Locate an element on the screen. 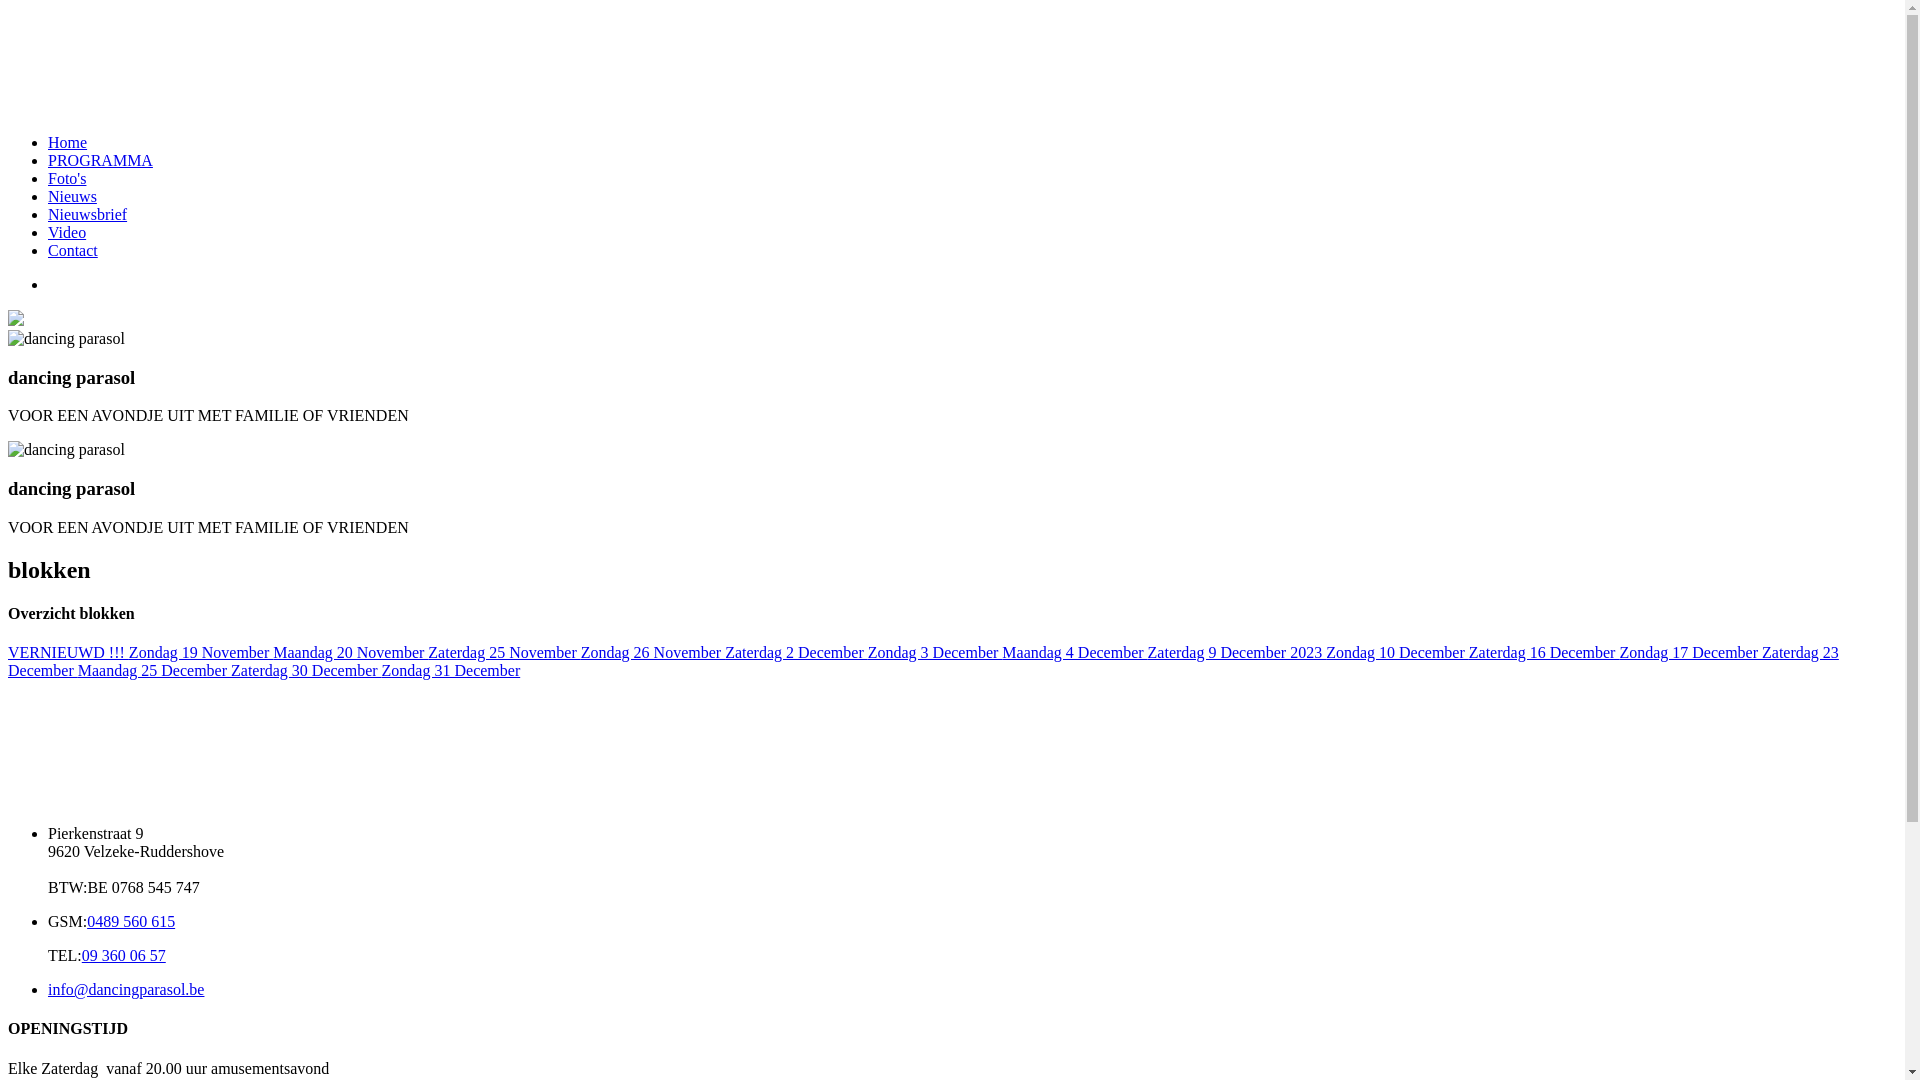  'Zaterdag 23 December' is located at coordinates (922, 661).